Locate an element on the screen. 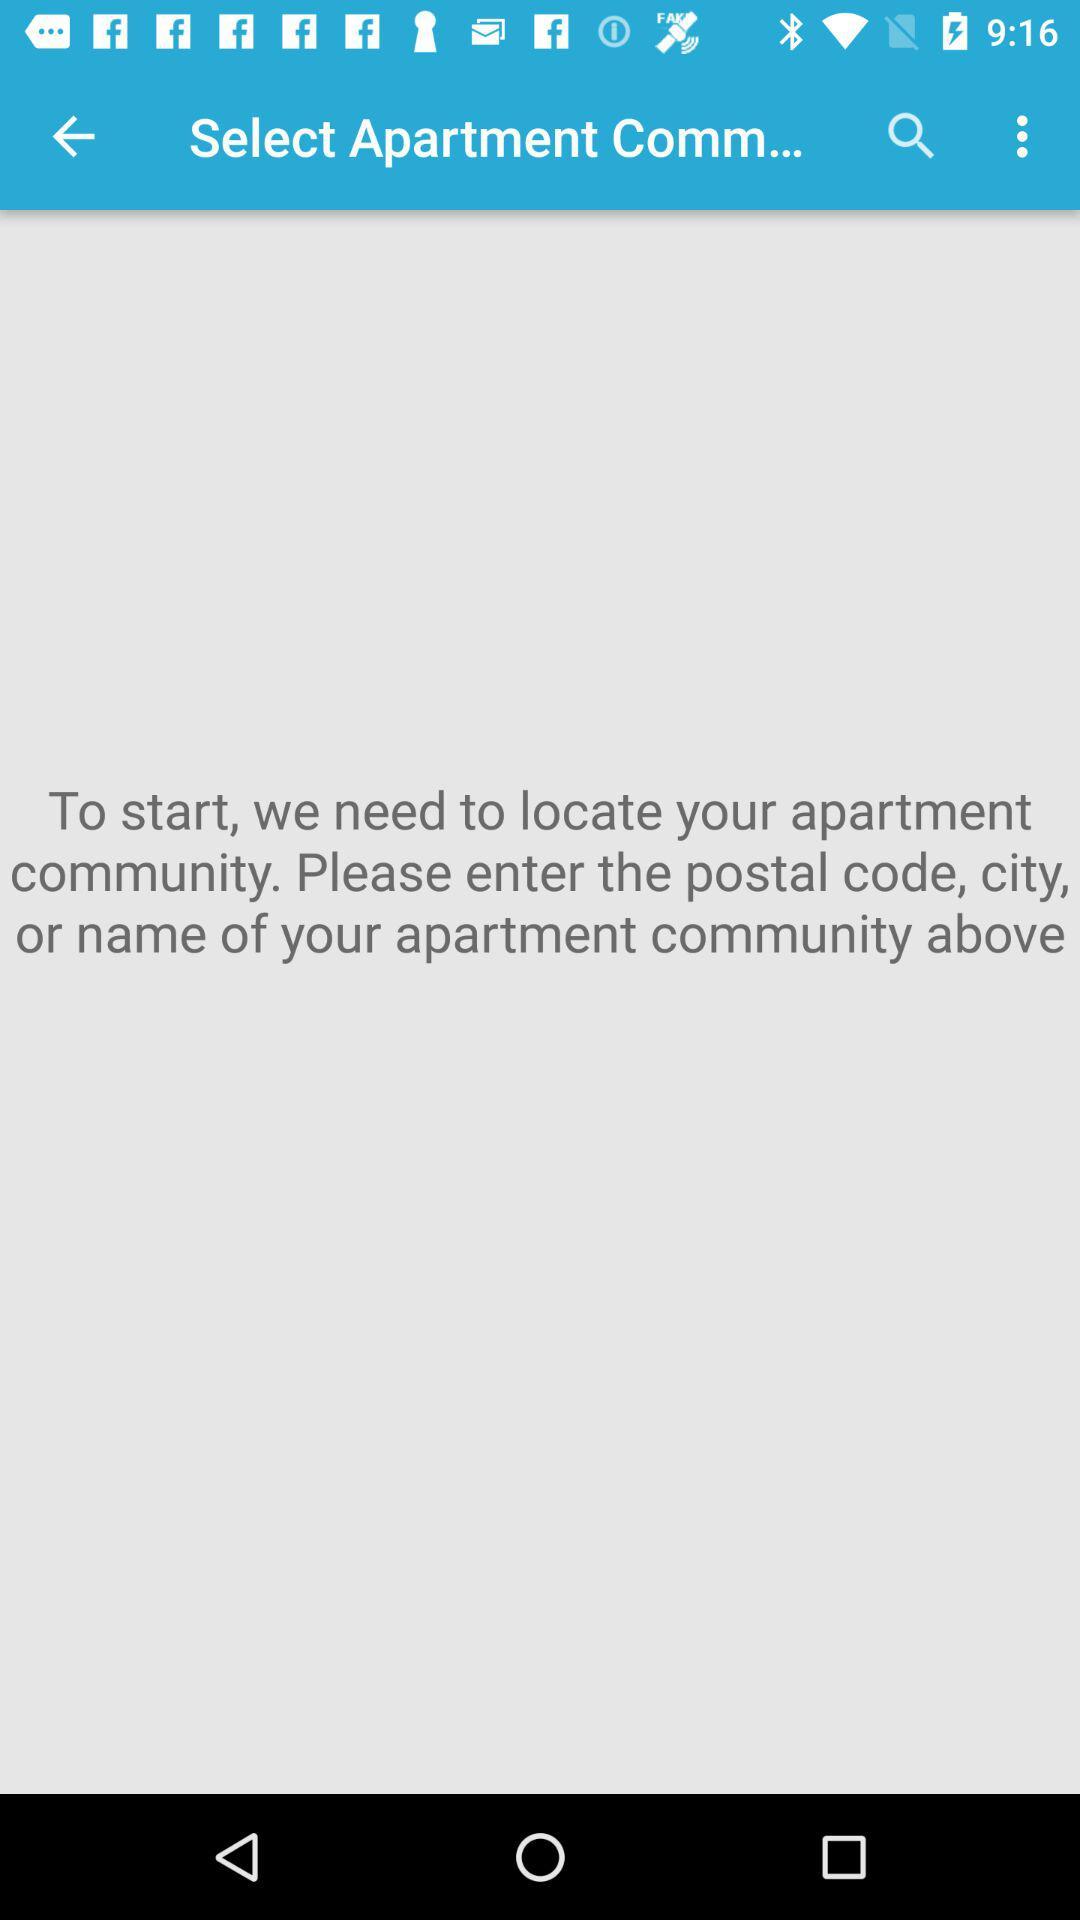 This screenshot has width=1080, height=1920. item to the left of the select apartment community icon is located at coordinates (72, 135).